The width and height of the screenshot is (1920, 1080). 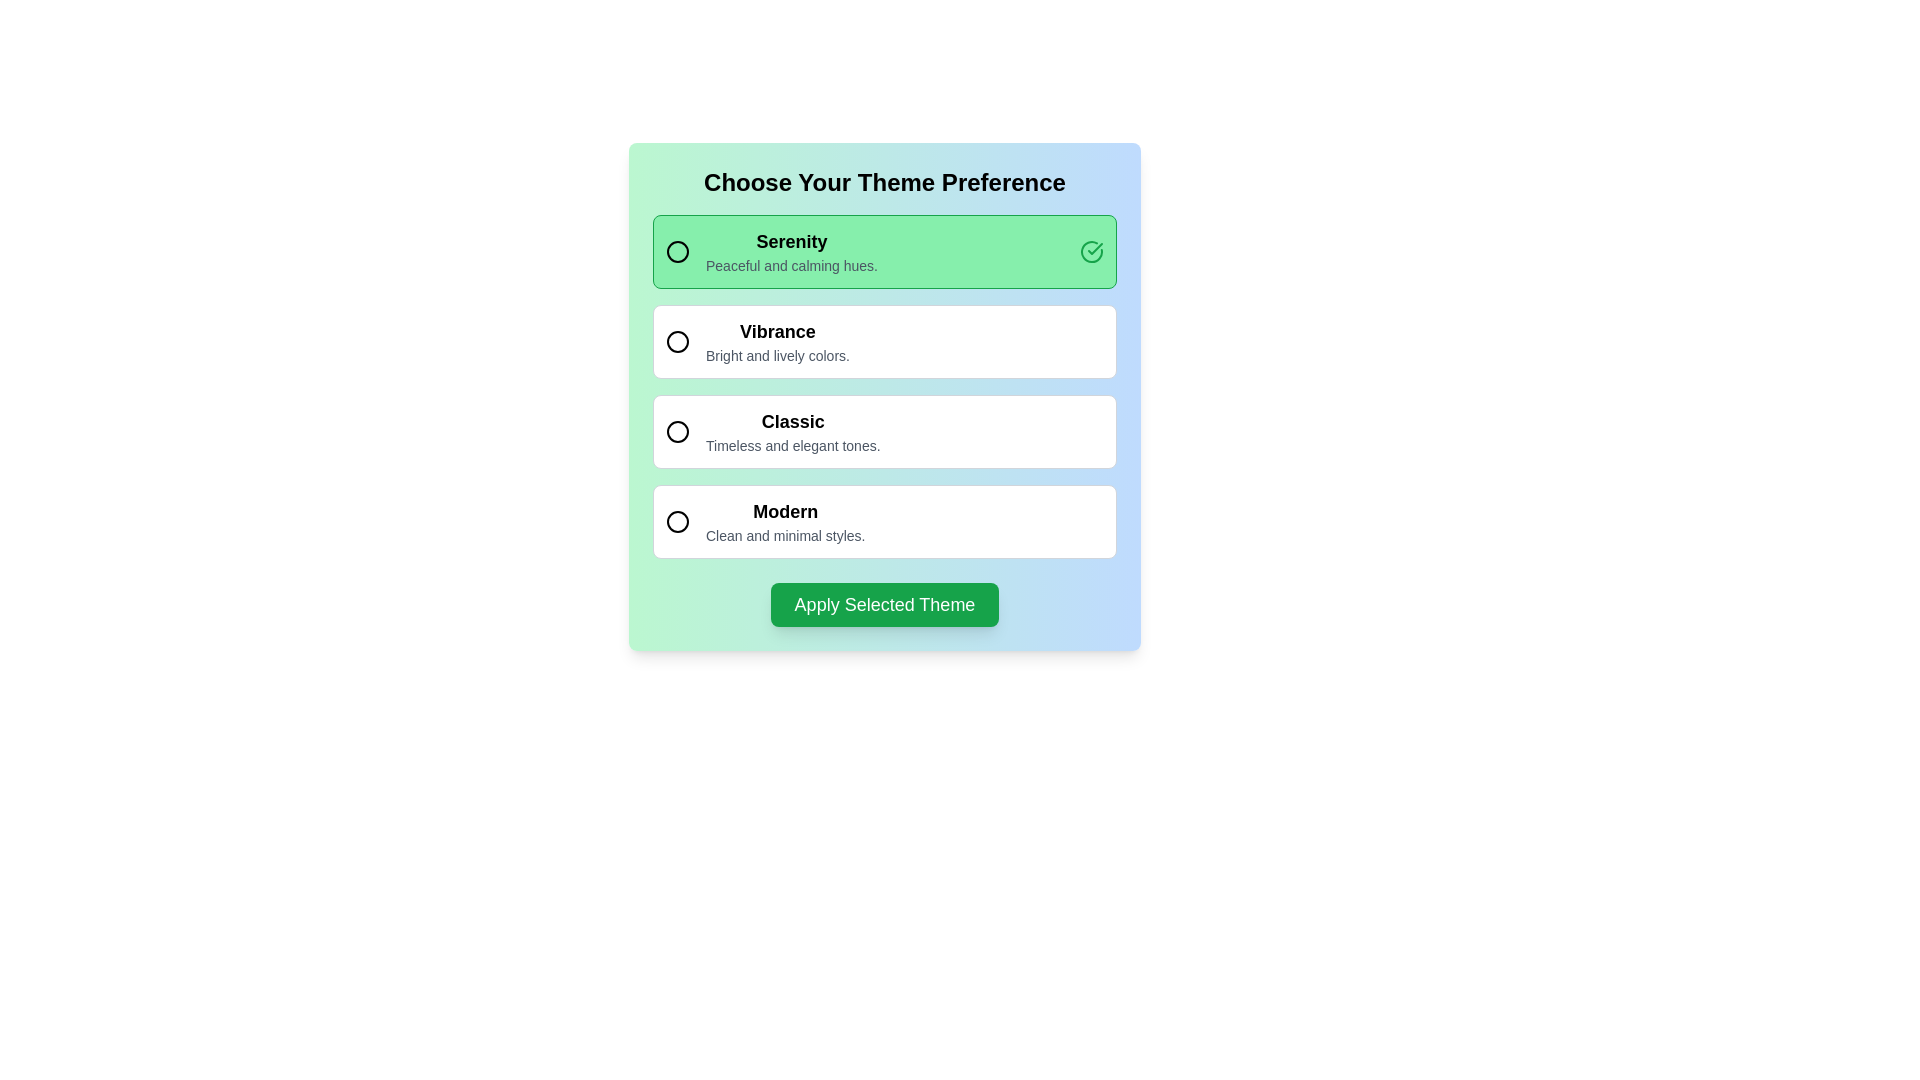 What do you see at coordinates (677, 431) in the screenshot?
I see `the radio button indicator located to the left of the text 'Classic' in the theme selection interface` at bounding box center [677, 431].